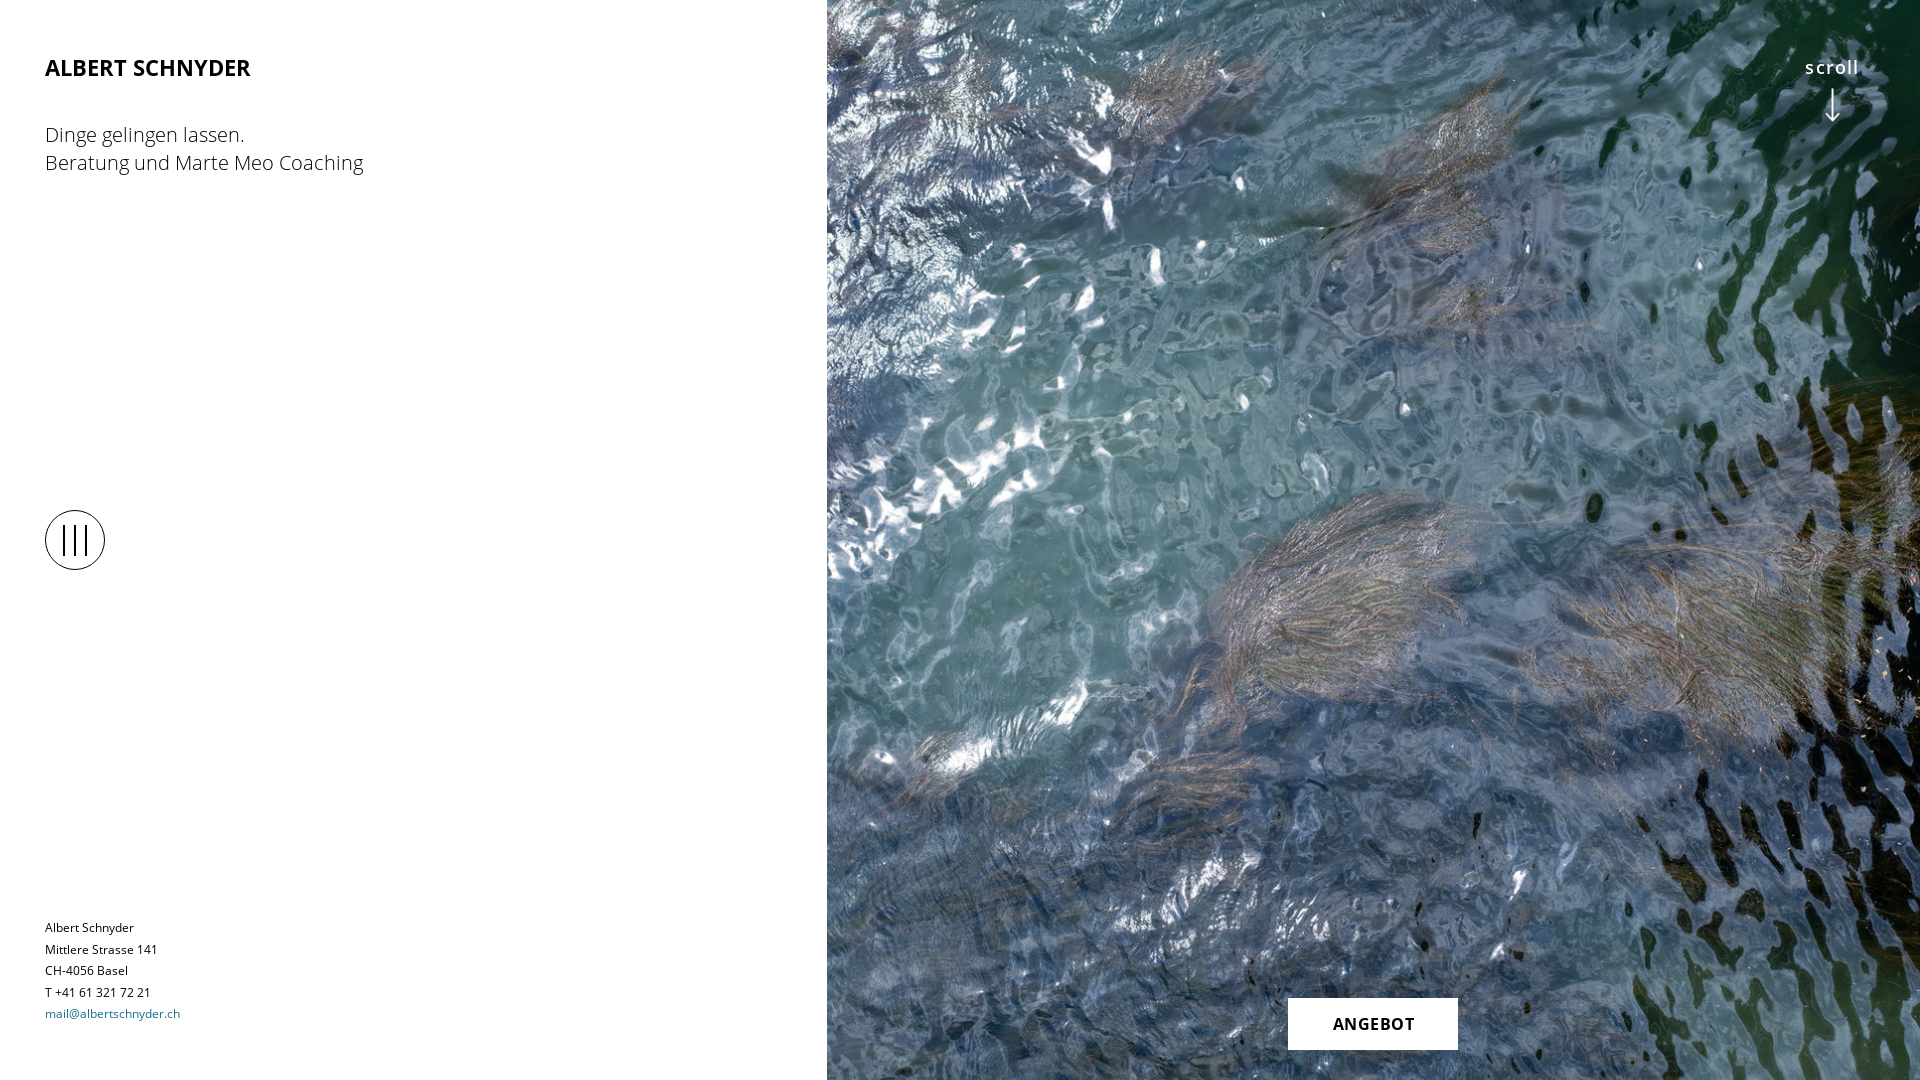  Describe the element at coordinates (111, 1013) in the screenshot. I see `'mail@albertschnyder.ch'` at that location.